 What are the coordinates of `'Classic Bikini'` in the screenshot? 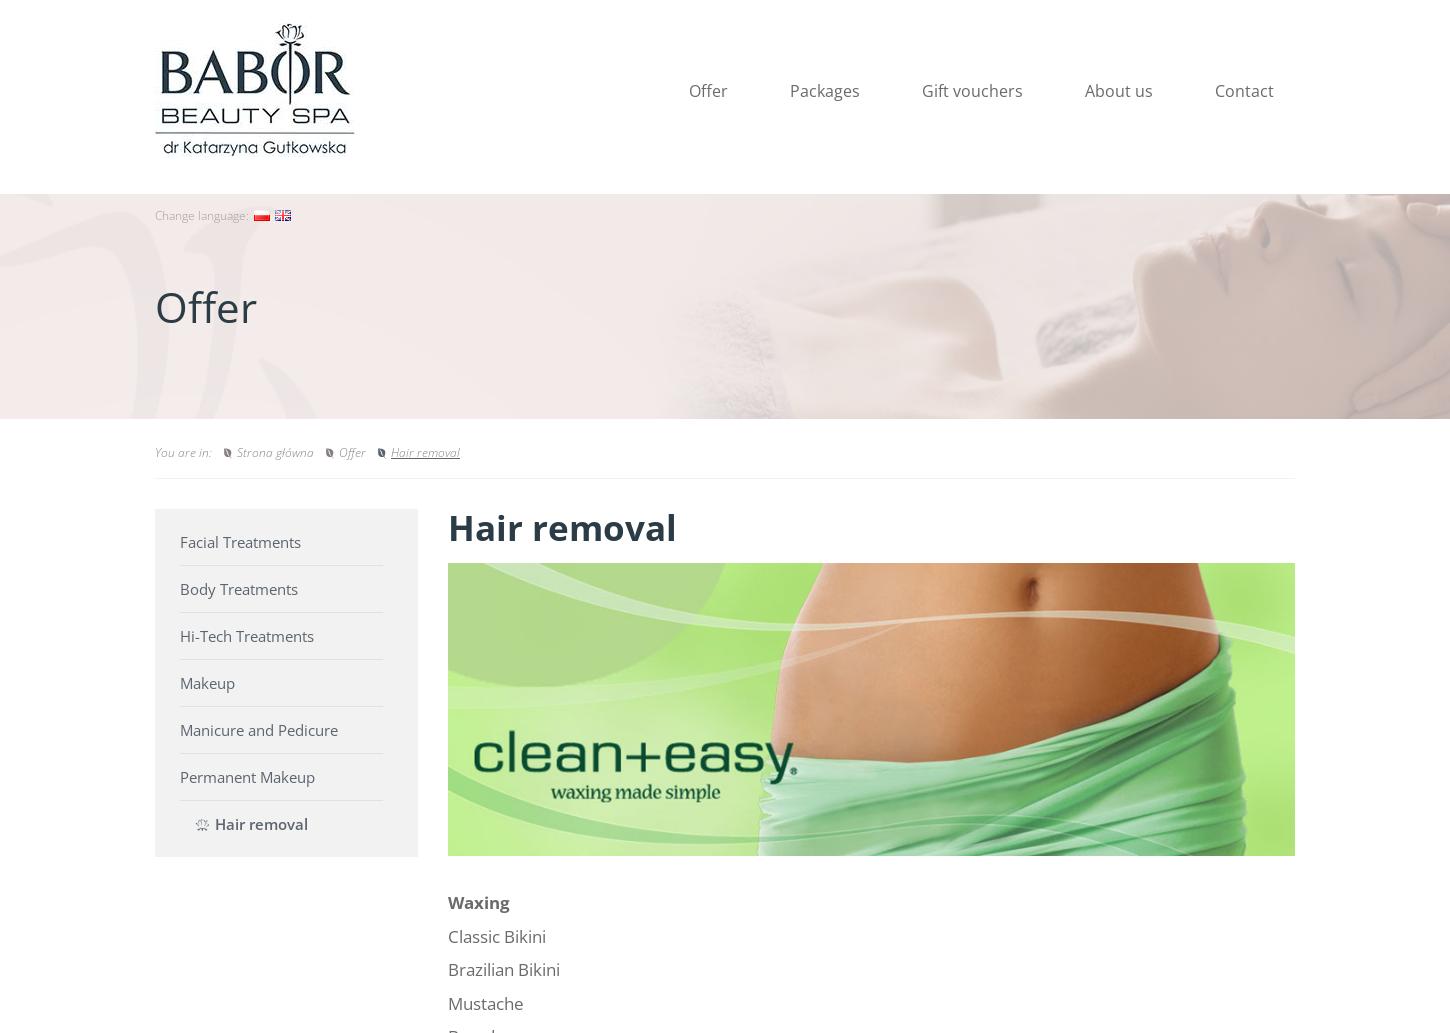 It's located at (497, 934).